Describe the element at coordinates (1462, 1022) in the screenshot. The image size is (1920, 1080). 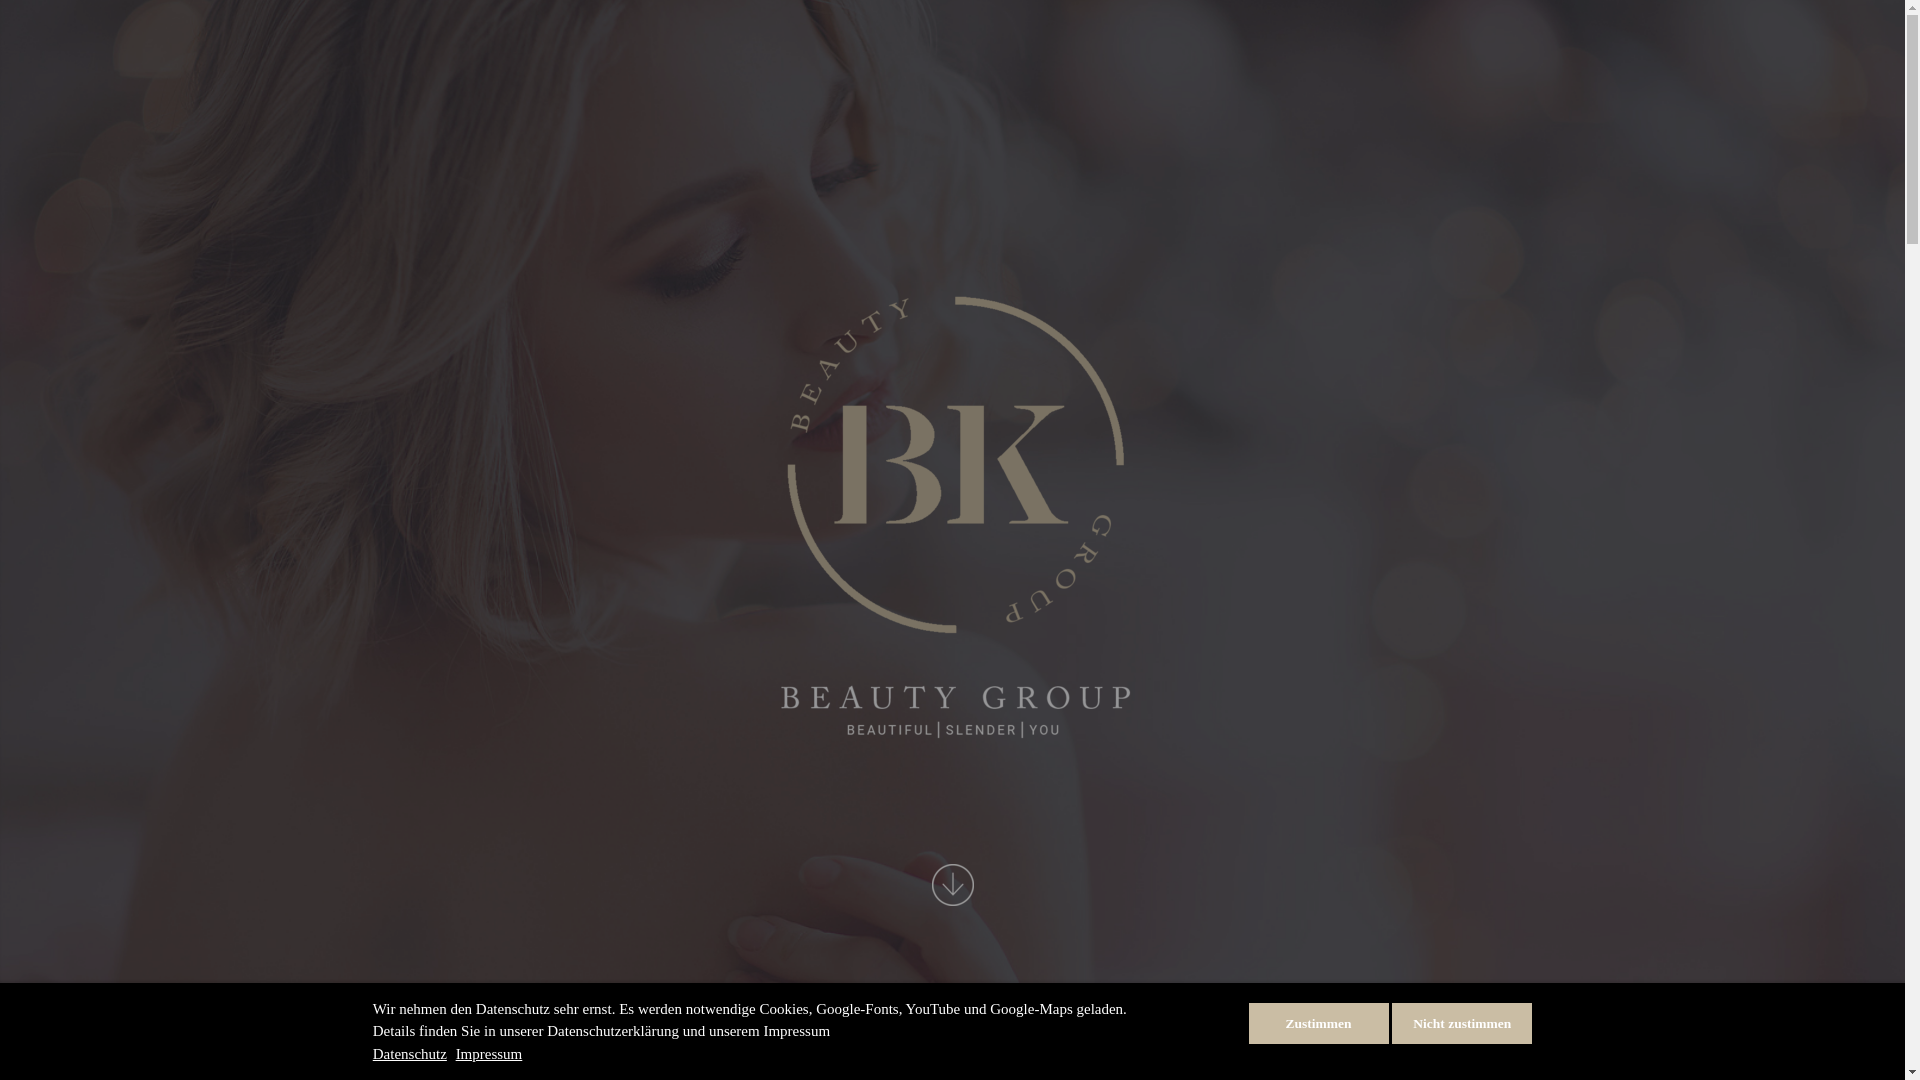
I see `'Nicht zustimmen'` at that location.